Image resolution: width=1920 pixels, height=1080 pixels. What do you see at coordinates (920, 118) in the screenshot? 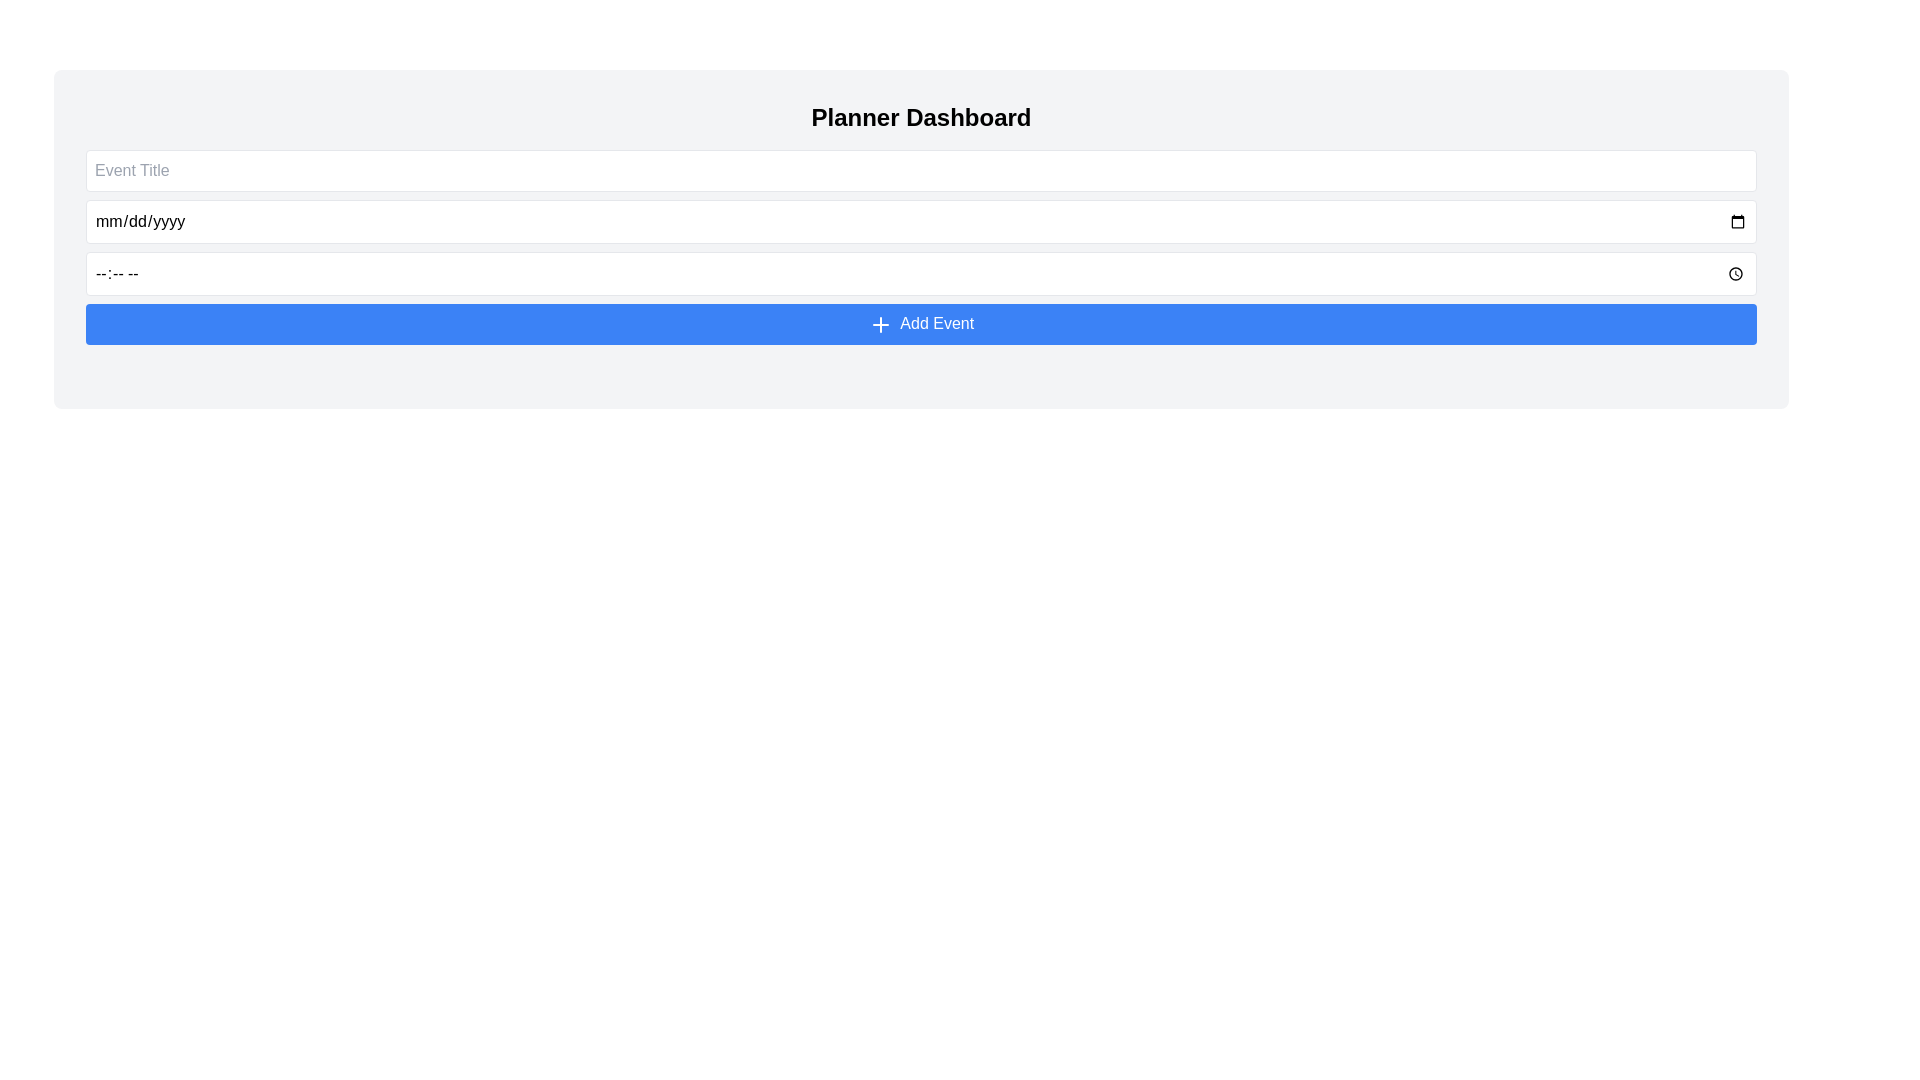
I see `the heading text that indicates the user is on the 'Planner Dashboard' interface by moving the cursor to its center point` at bounding box center [920, 118].